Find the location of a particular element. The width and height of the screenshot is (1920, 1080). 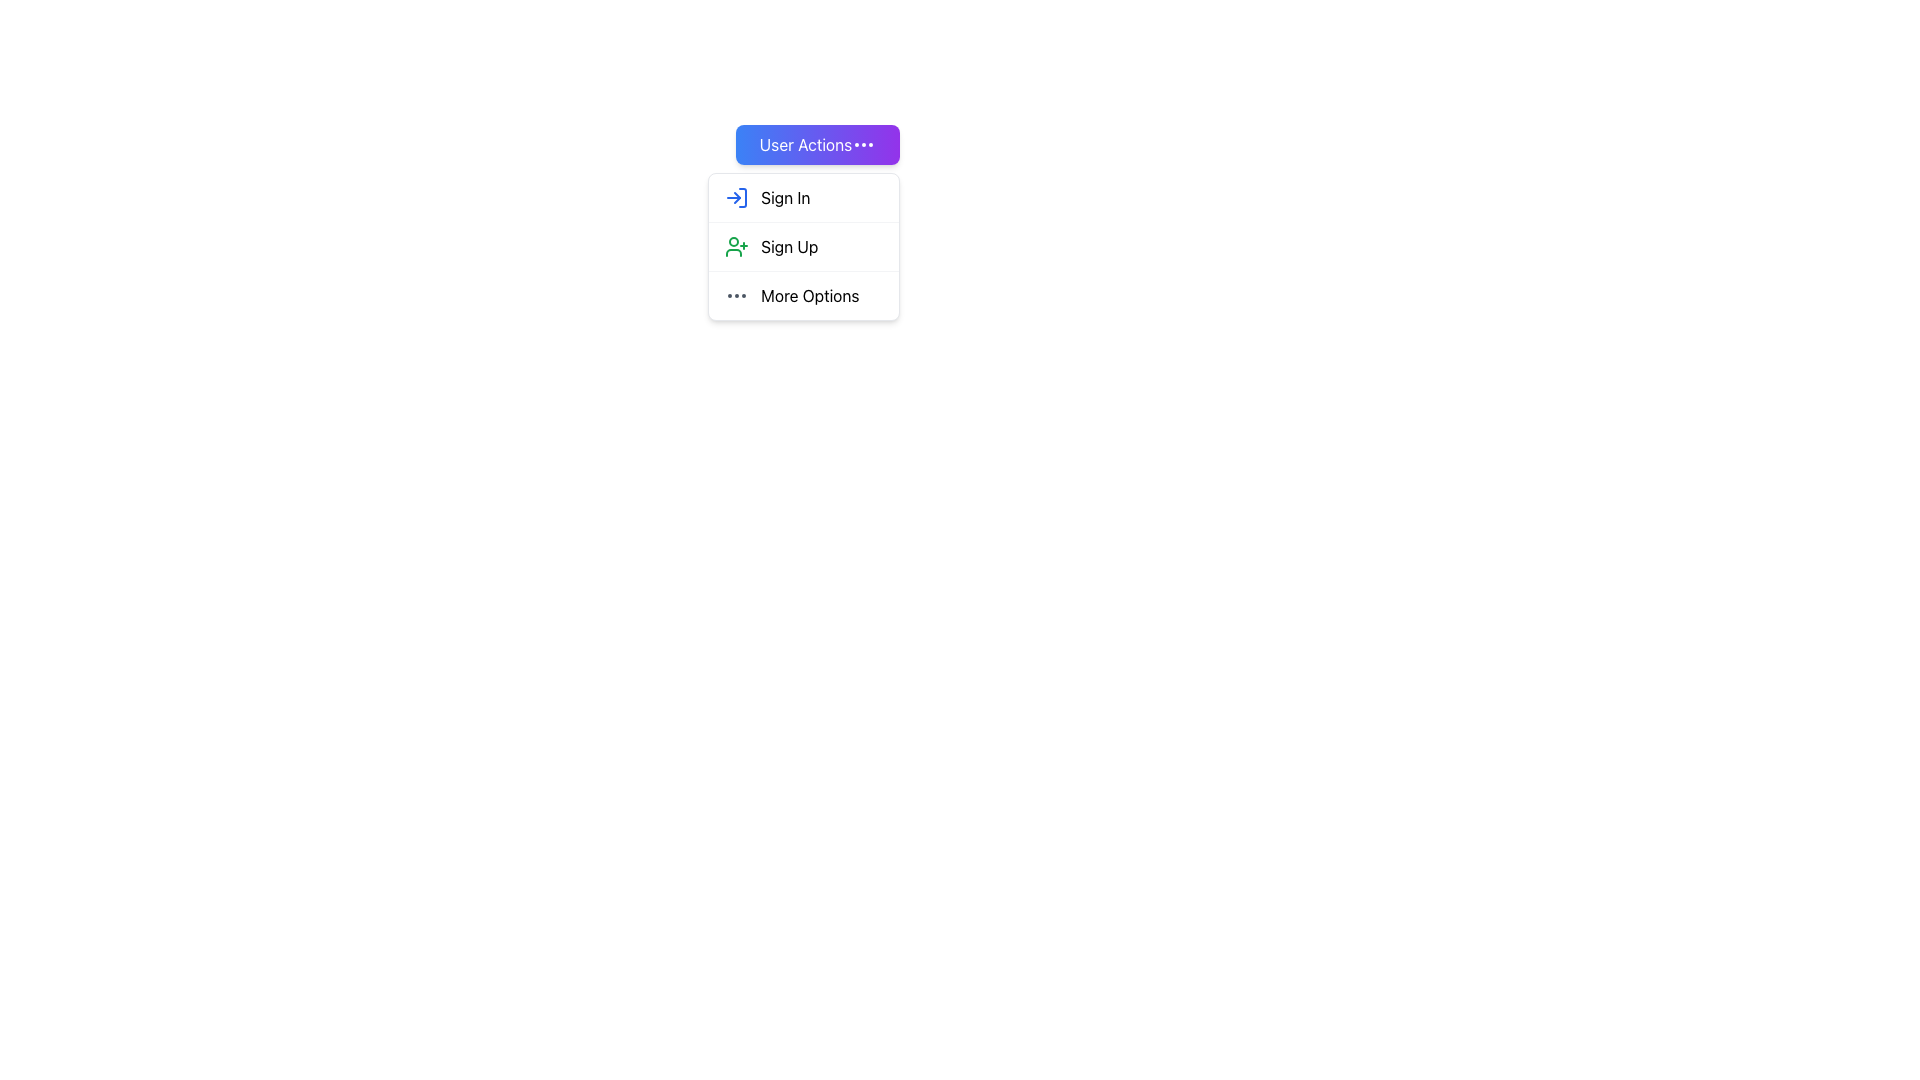

the 'Sign In' button located in the 'User Actions' drop-down menu to initiate the login process is located at coordinates (804, 197).